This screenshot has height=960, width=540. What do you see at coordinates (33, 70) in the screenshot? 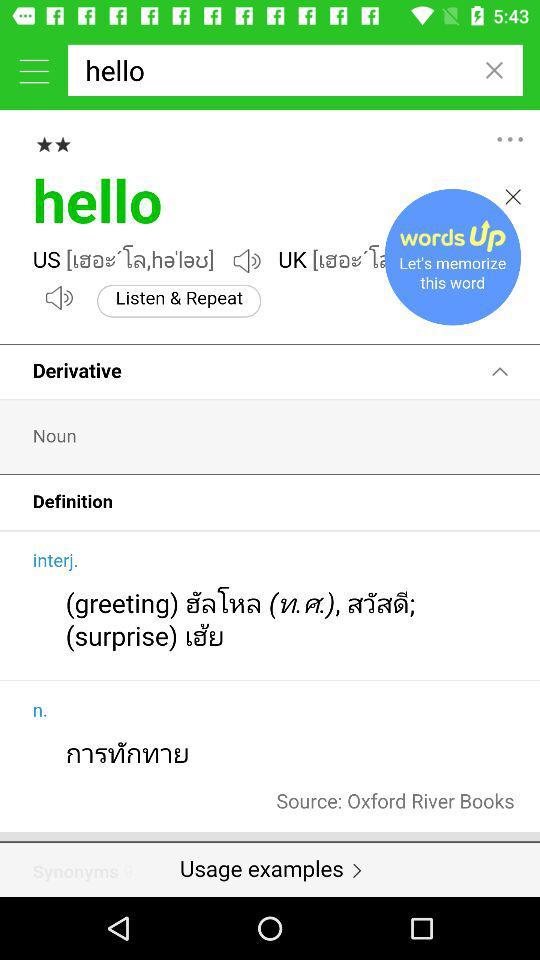
I see `the menu icon` at bounding box center [33, 70].